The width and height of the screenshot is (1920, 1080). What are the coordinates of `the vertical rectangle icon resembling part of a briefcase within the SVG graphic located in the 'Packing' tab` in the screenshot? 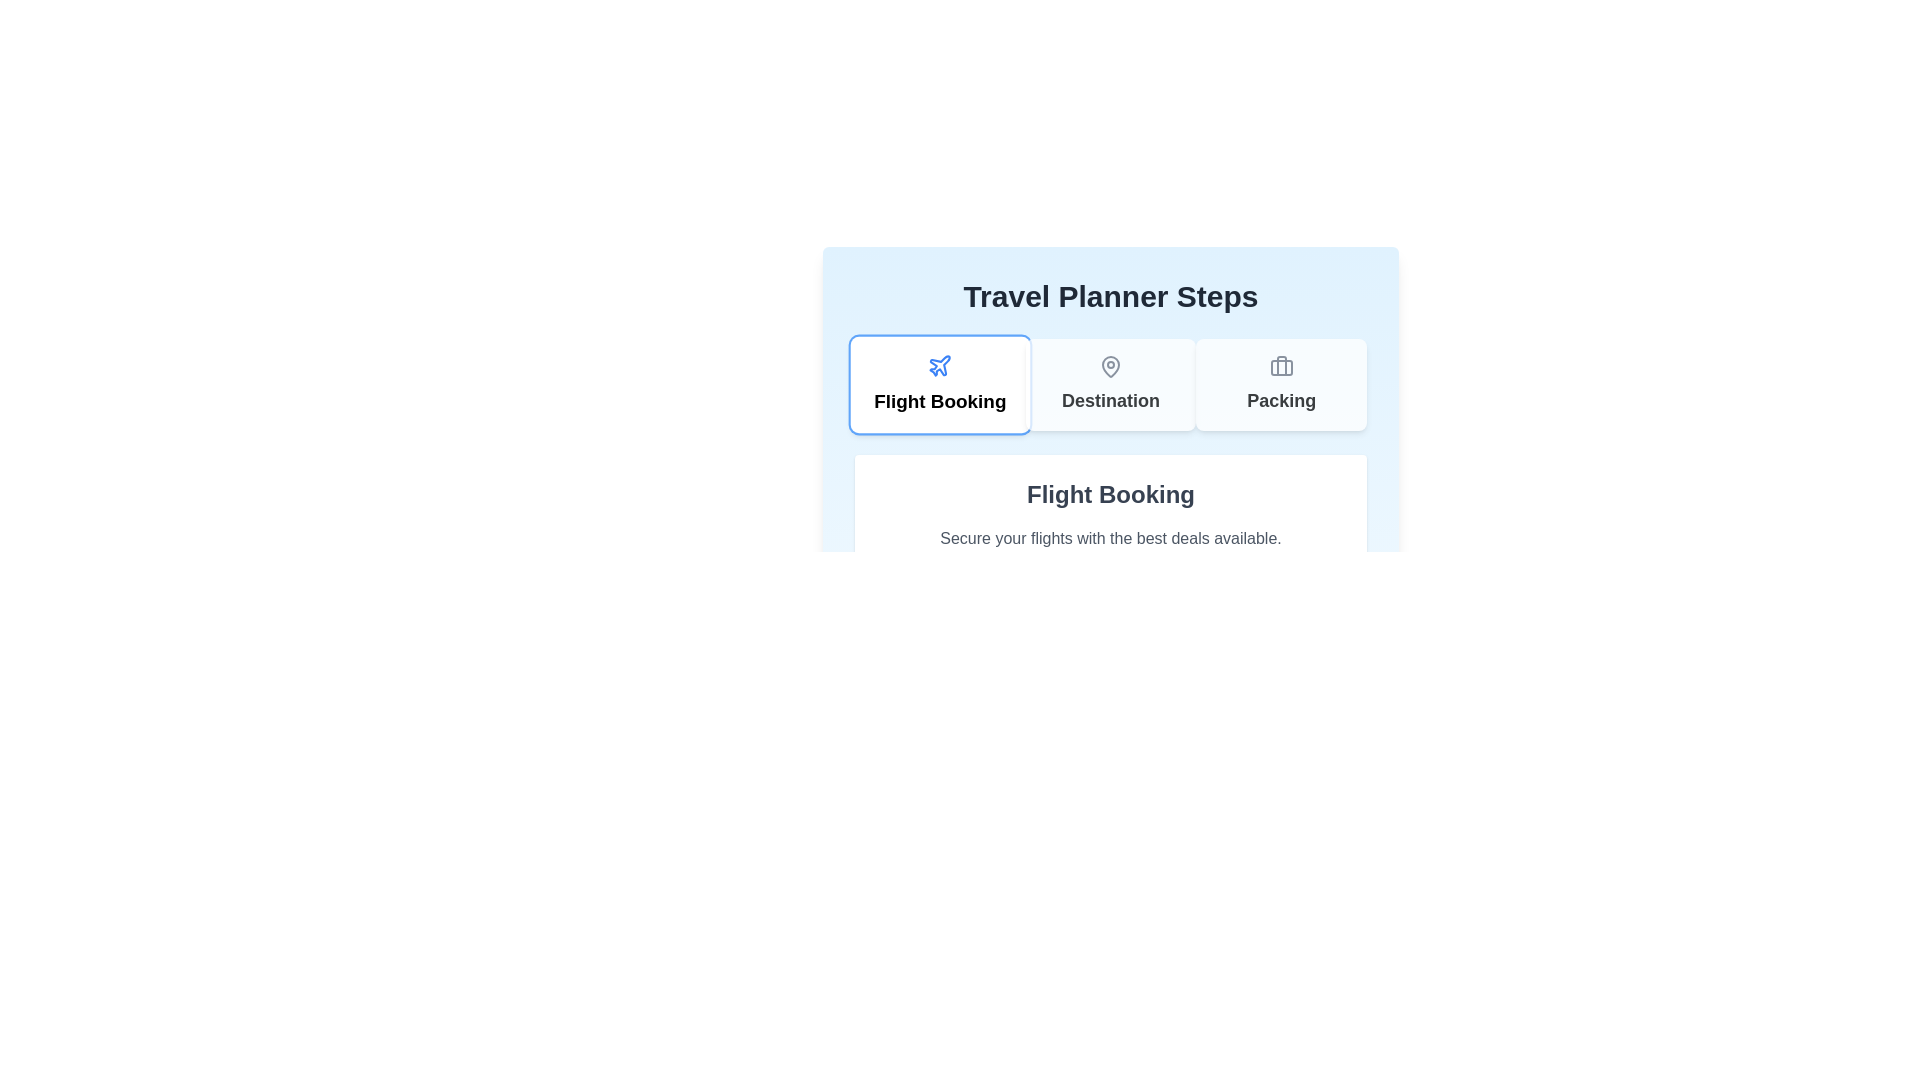 It's located at (1281, 366).